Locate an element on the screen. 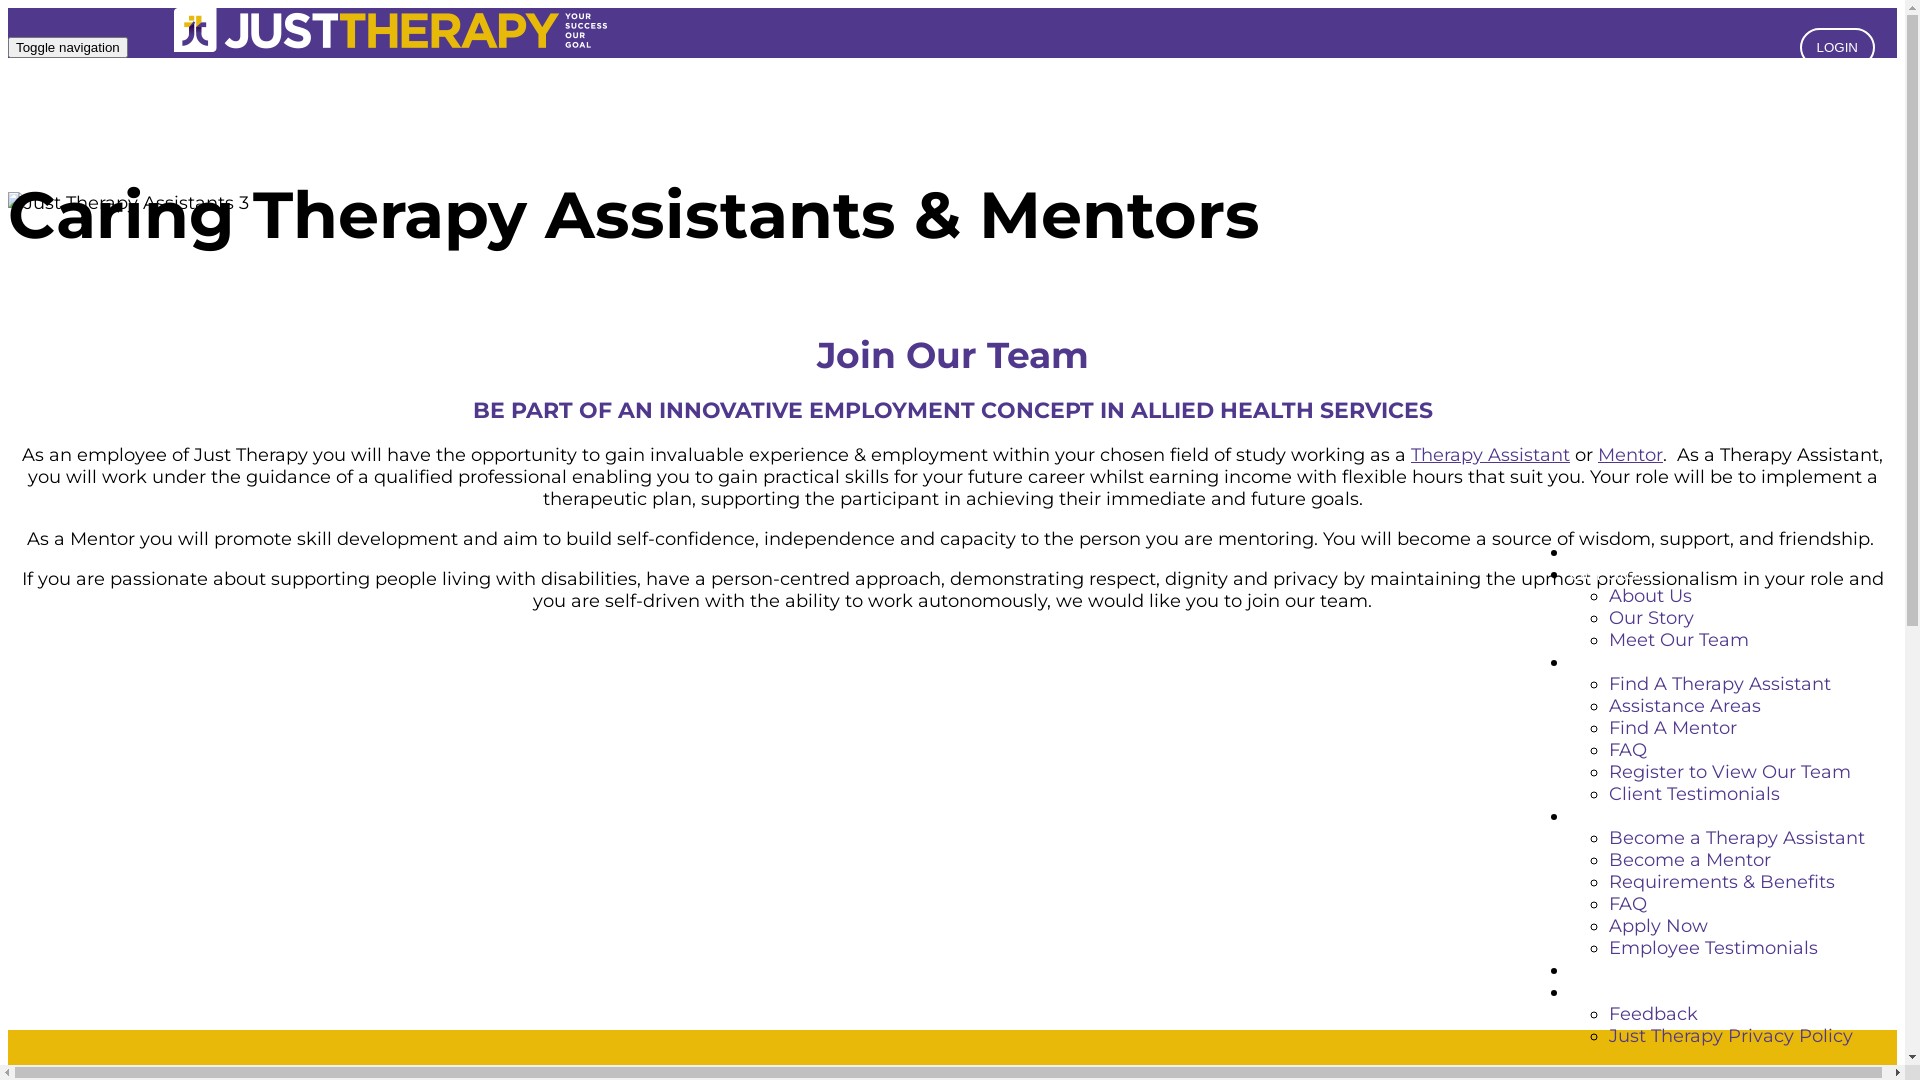 This screenshot has width=1920, height=1080. 'Employee Testimonials' is located at coordinates (1608, 947).